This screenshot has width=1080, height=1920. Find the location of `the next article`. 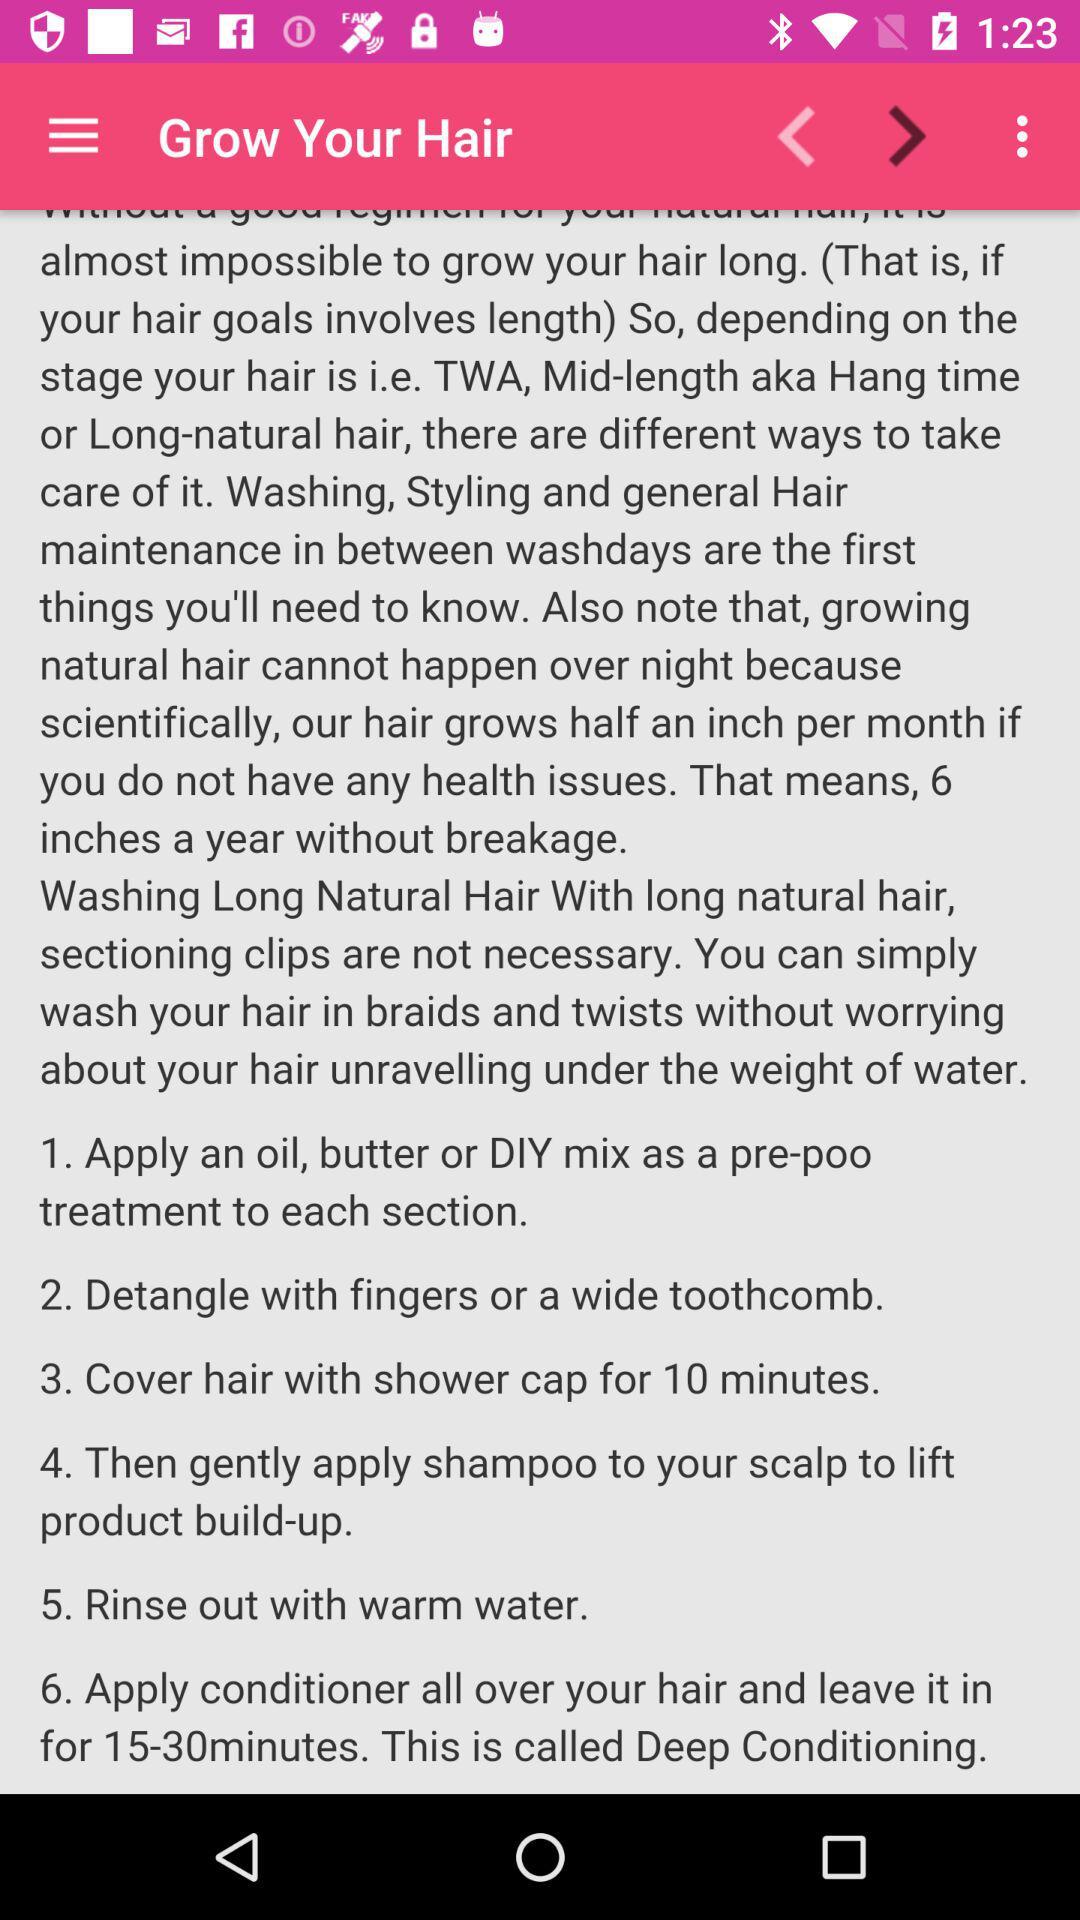

the next article is located at coordinates (919, 135).